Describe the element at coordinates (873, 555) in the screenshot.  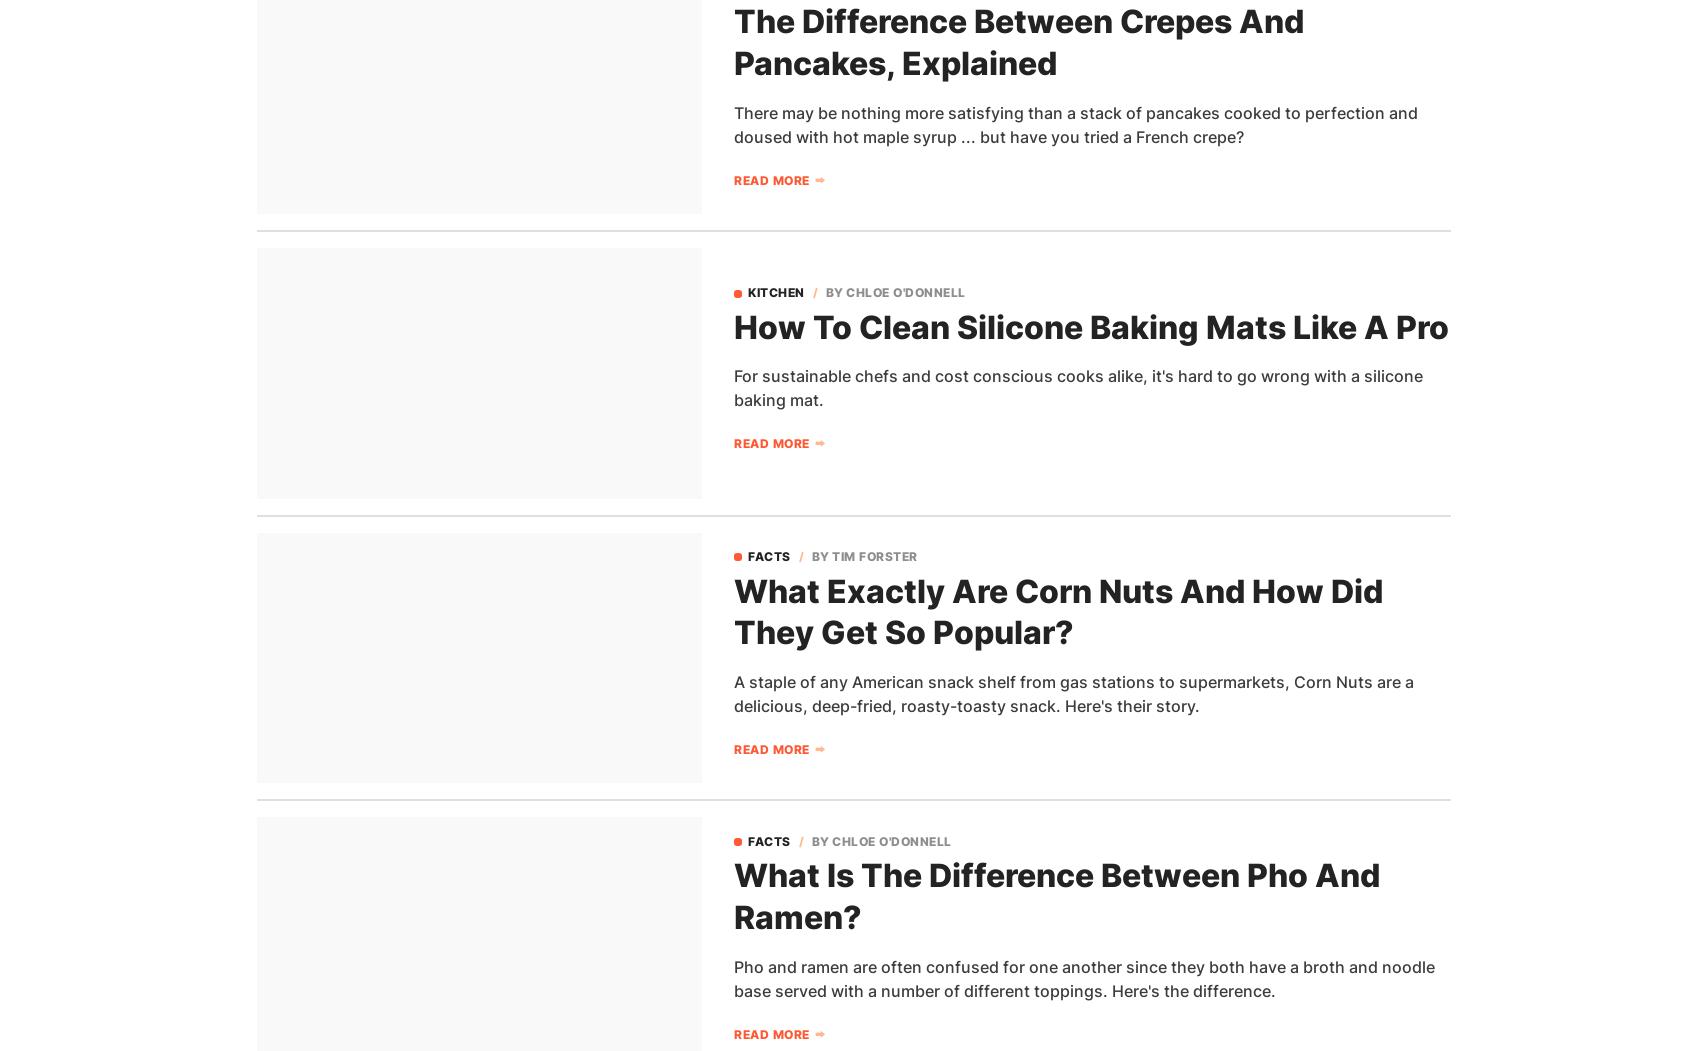
I see `'Tim Forster'` at that location.